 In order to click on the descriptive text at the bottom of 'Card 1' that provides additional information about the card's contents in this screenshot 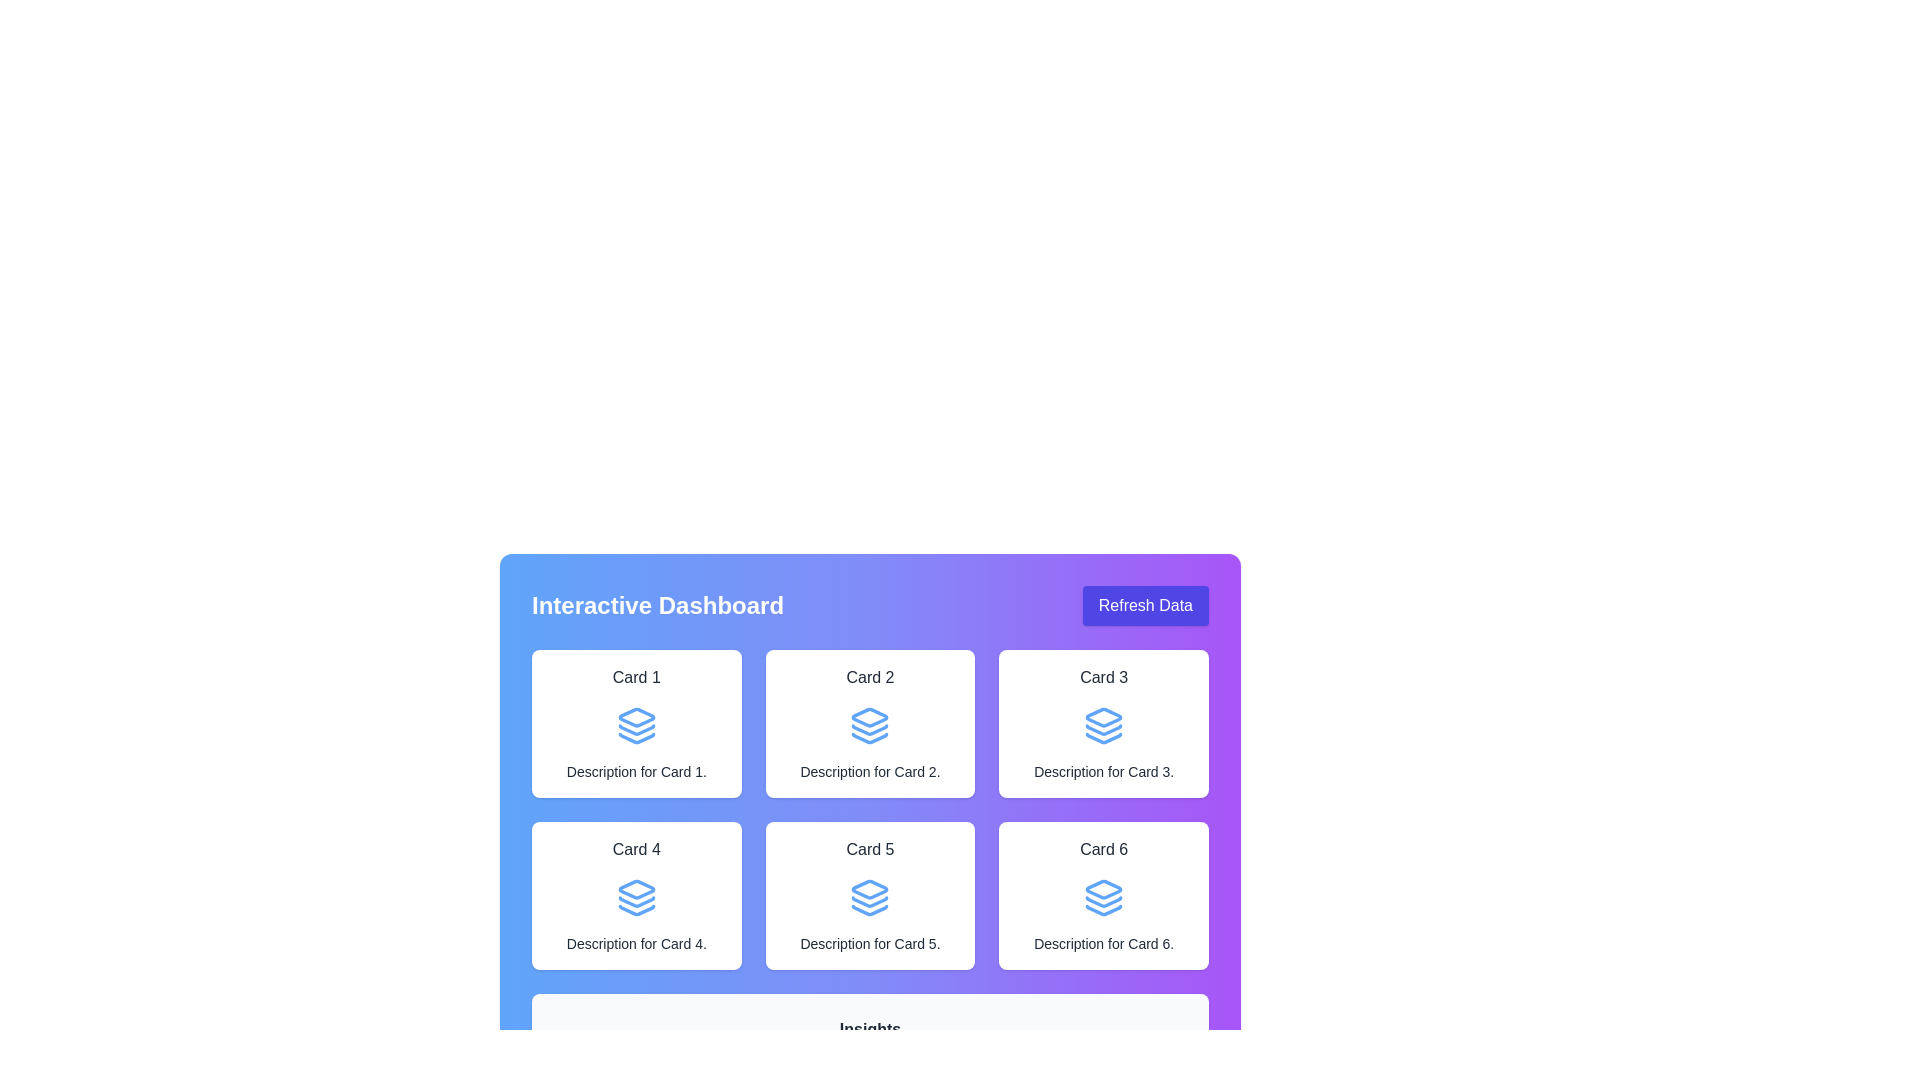, I will do `click(635, 770)`.